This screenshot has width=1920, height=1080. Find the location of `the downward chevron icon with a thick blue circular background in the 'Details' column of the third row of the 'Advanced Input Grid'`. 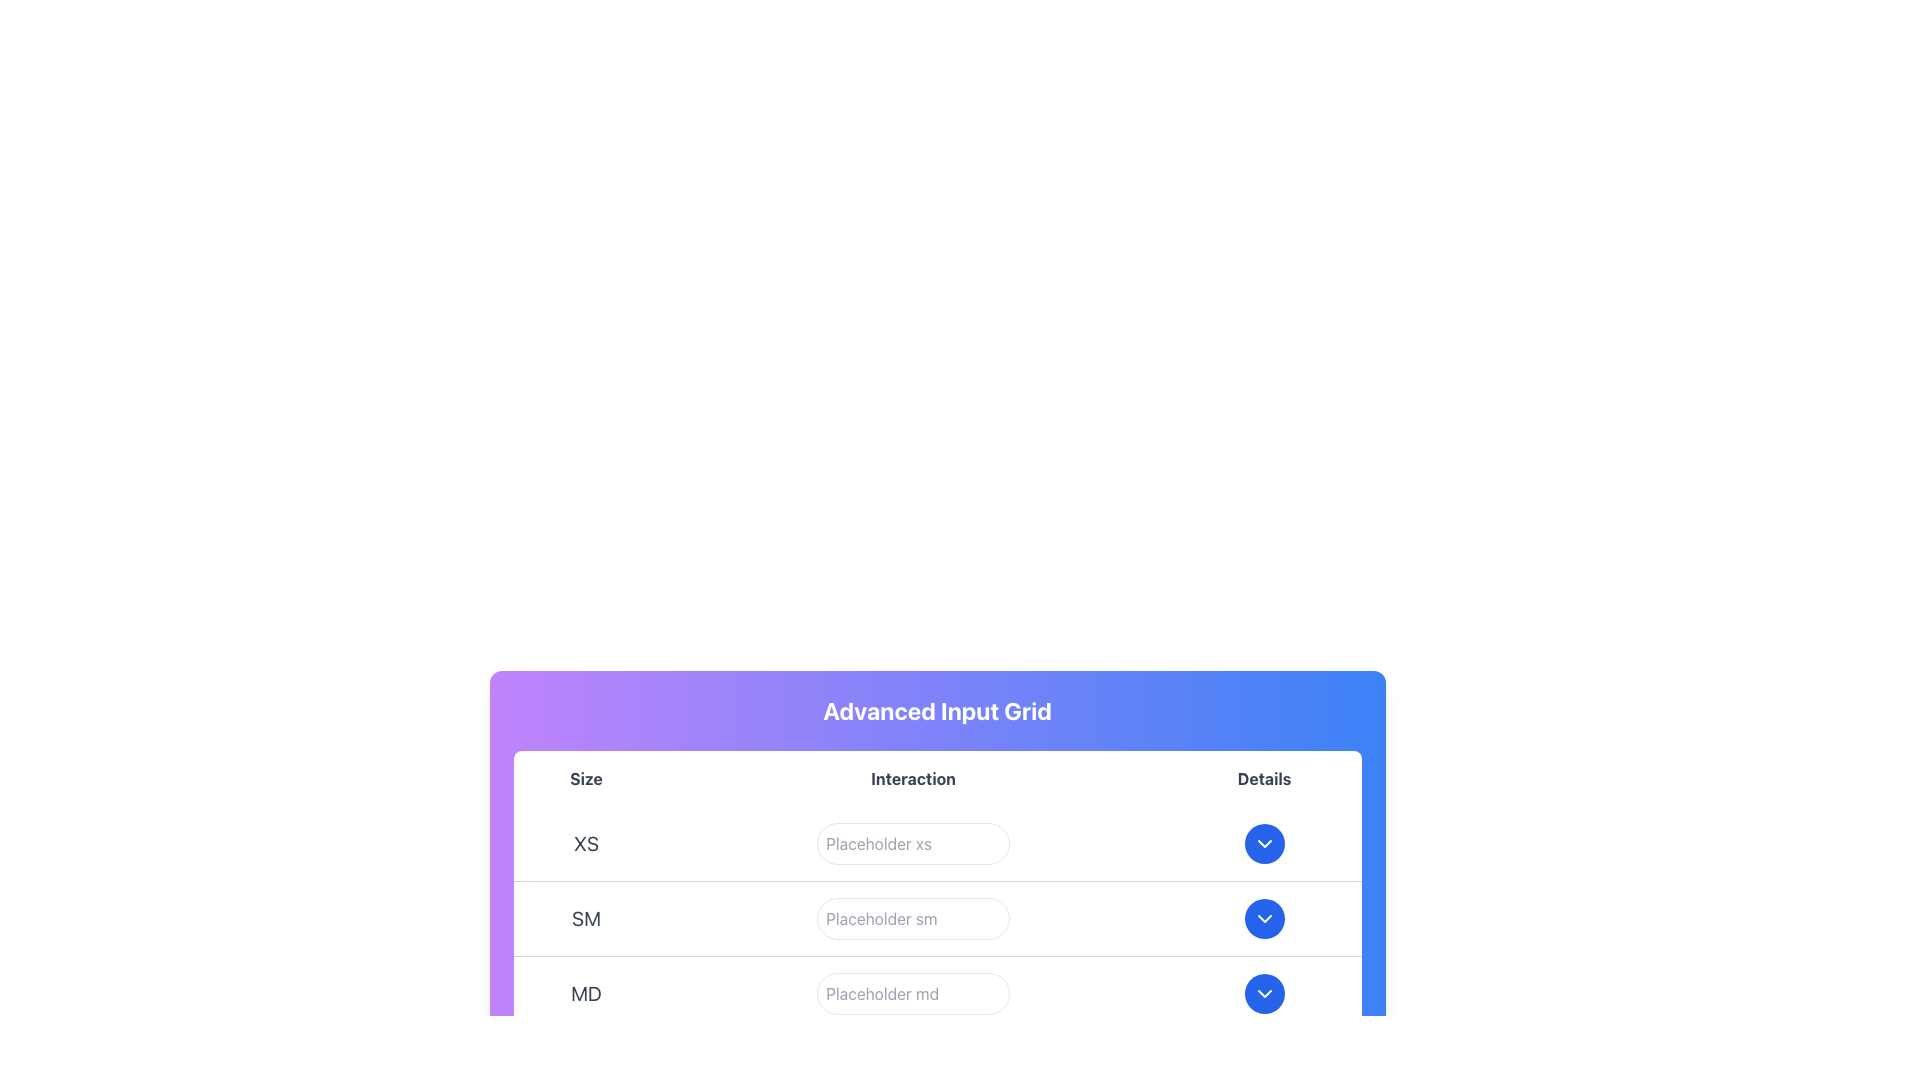

the downward chevron icon with a thick blue circular background in the 'Details' column of the third row of the 'Advanced Input Grid' is located at coordinates (1263, 994).